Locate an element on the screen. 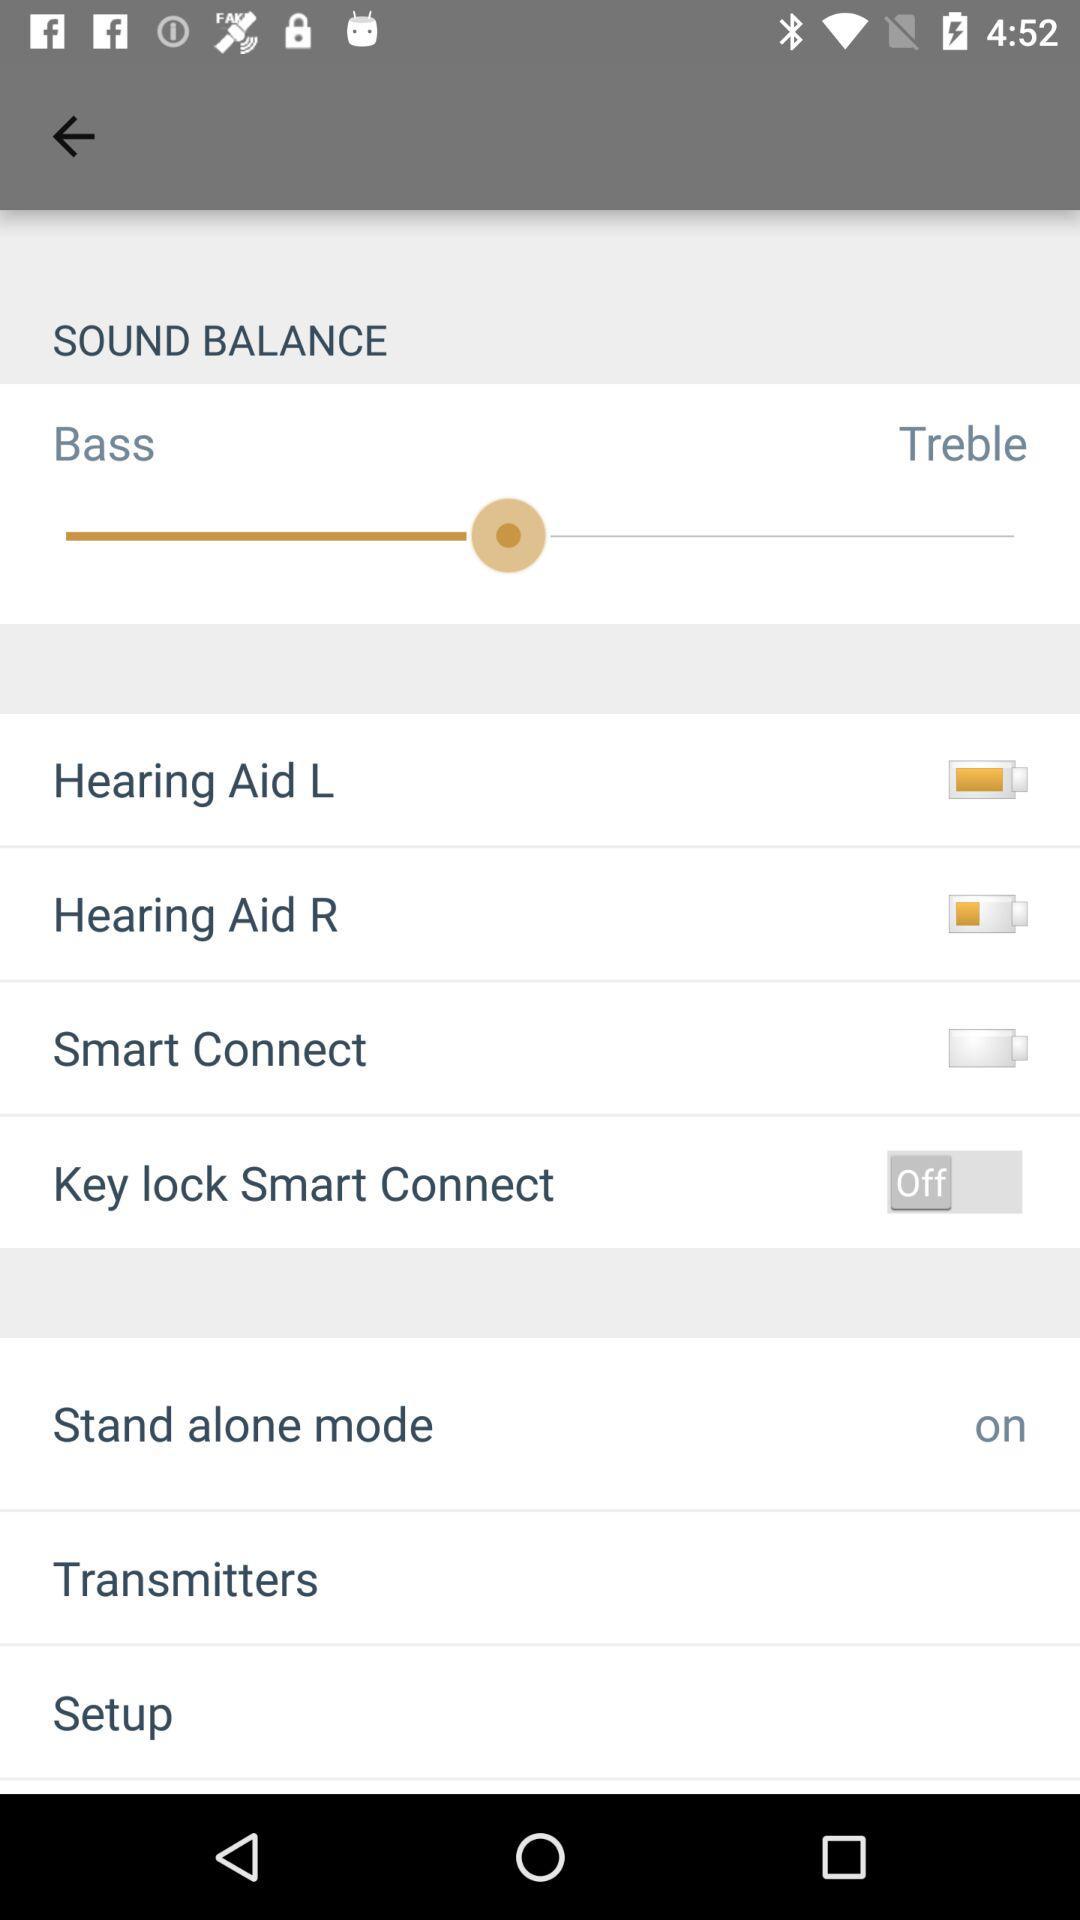 The image size is (1080, 1920). icon next to on icon is located at coordinates (242, 1422).